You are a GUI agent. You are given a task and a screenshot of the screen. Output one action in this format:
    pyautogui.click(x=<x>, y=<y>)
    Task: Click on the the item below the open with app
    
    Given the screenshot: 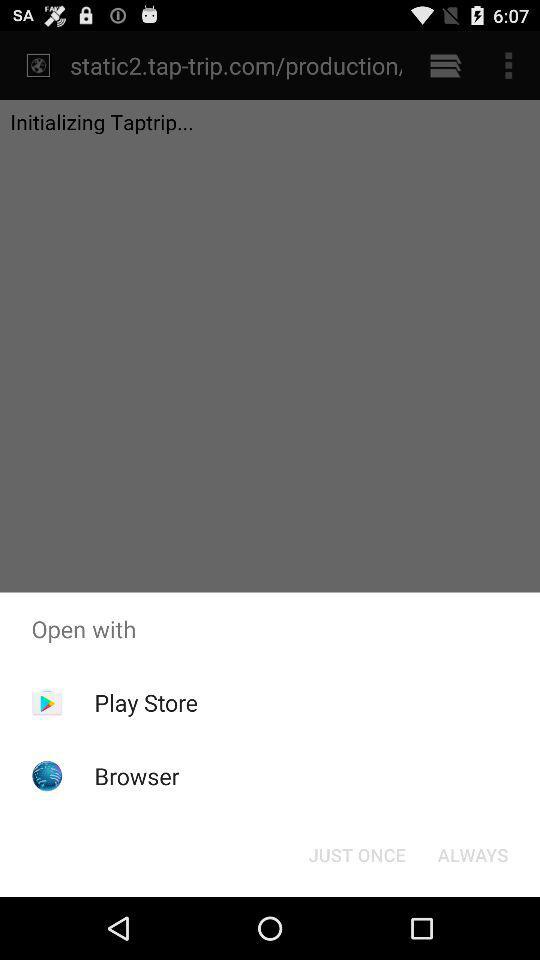 What is the action you would take?
    pyautogui.click(x=145, y=702)
    